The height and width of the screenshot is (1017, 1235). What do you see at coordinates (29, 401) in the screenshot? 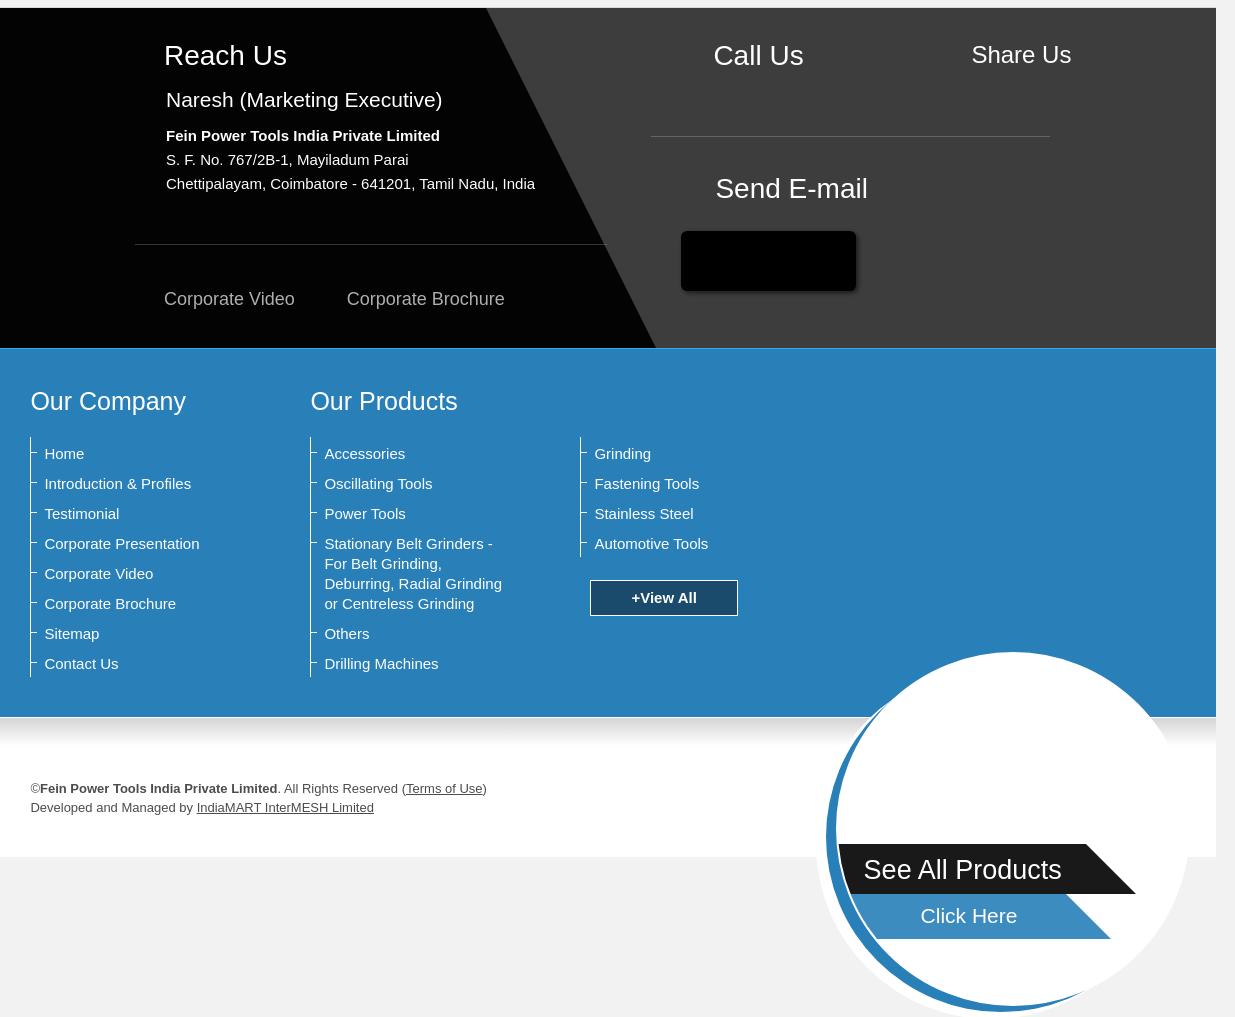
I see `'Our Company'` at bounding box center [29, 401].